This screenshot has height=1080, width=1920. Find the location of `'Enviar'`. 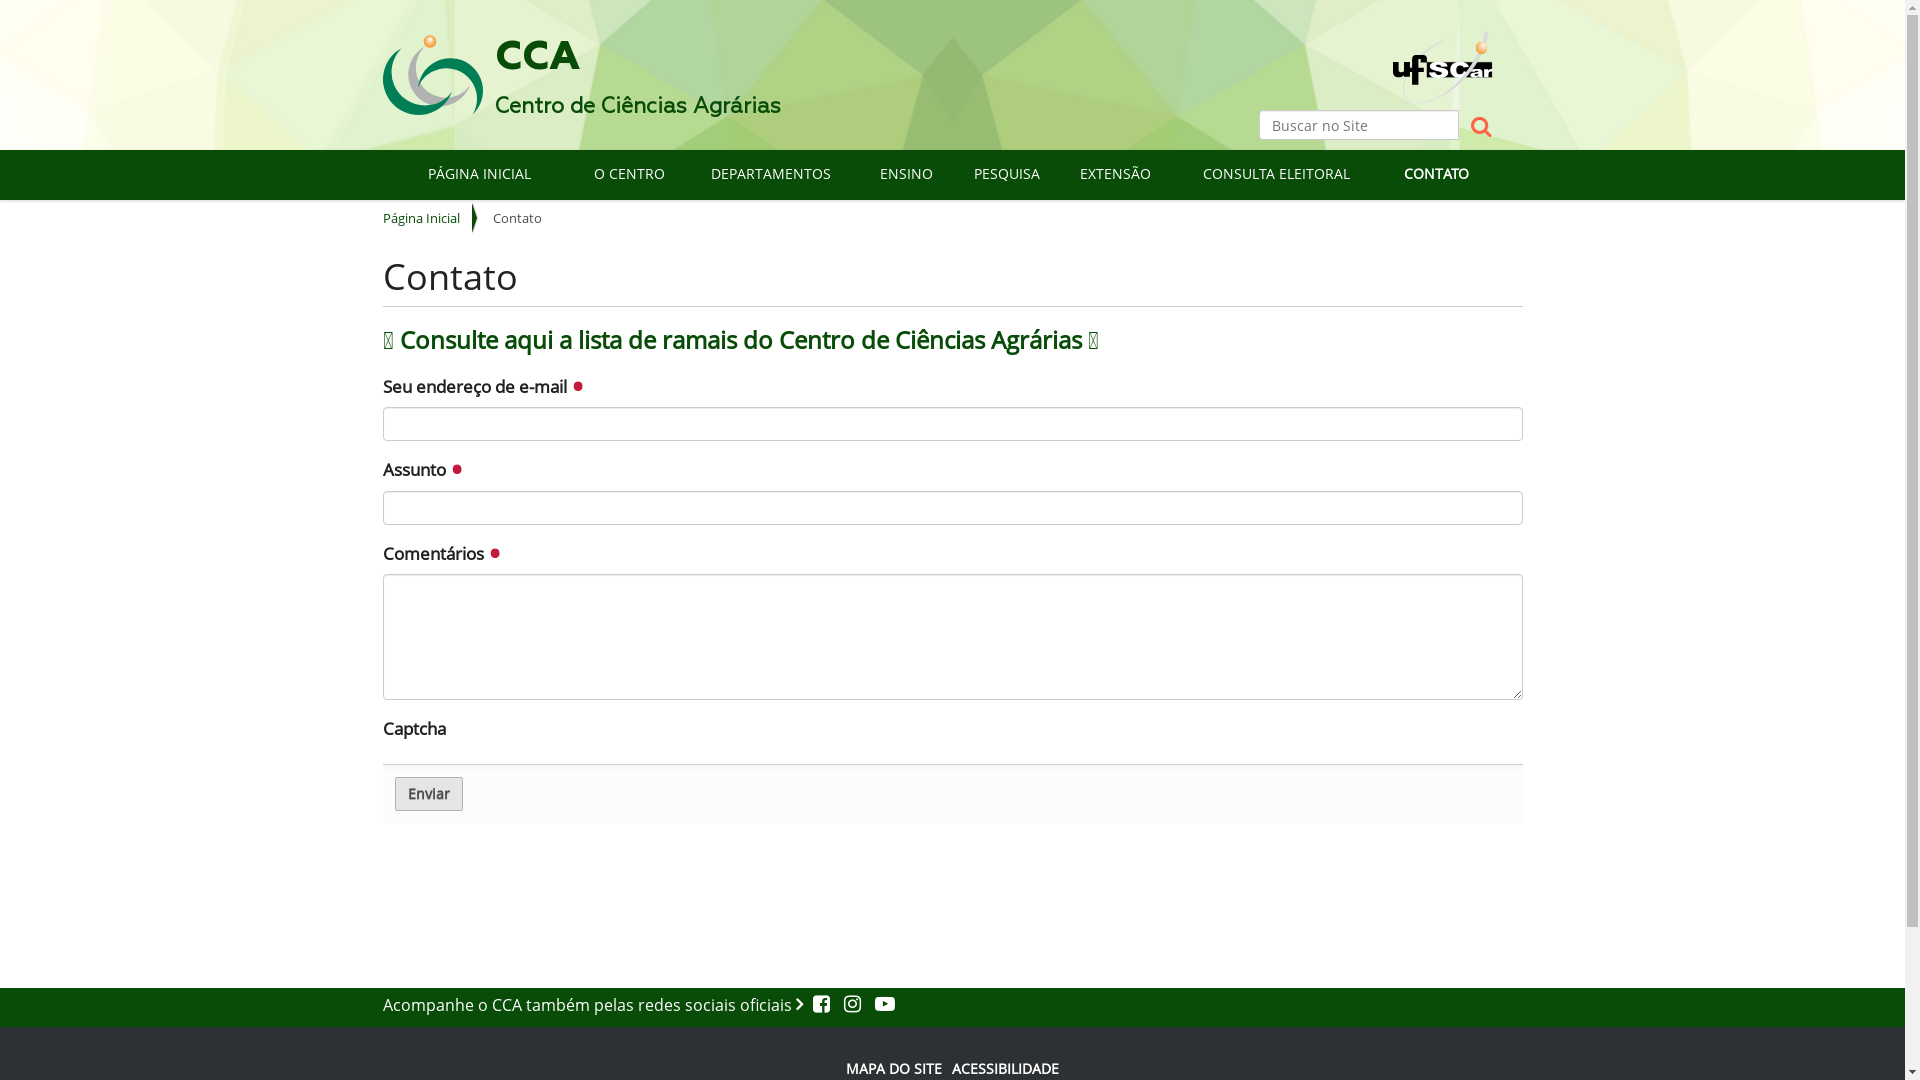

'Enviar' is located at coordinates (426, 793).